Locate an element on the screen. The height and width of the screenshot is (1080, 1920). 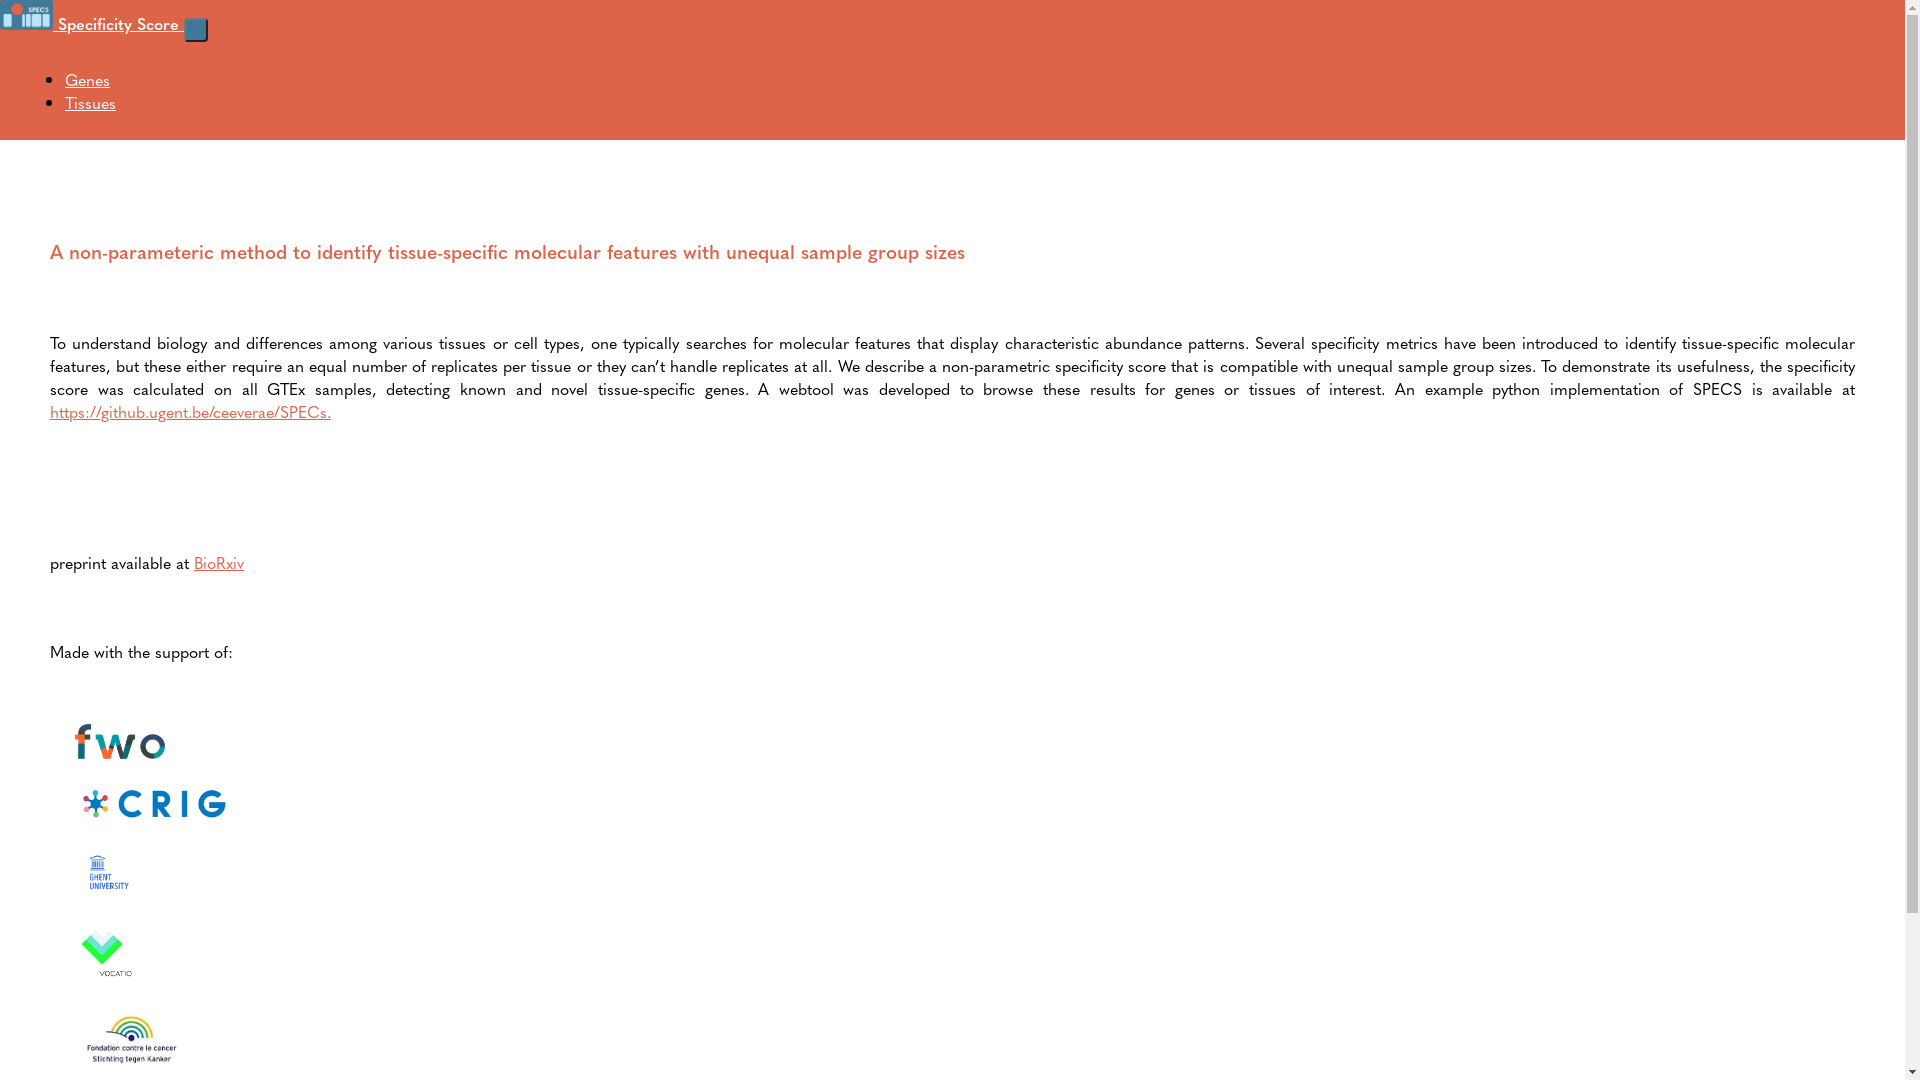
'BioRxiv' is located at coordinates (219, 562).